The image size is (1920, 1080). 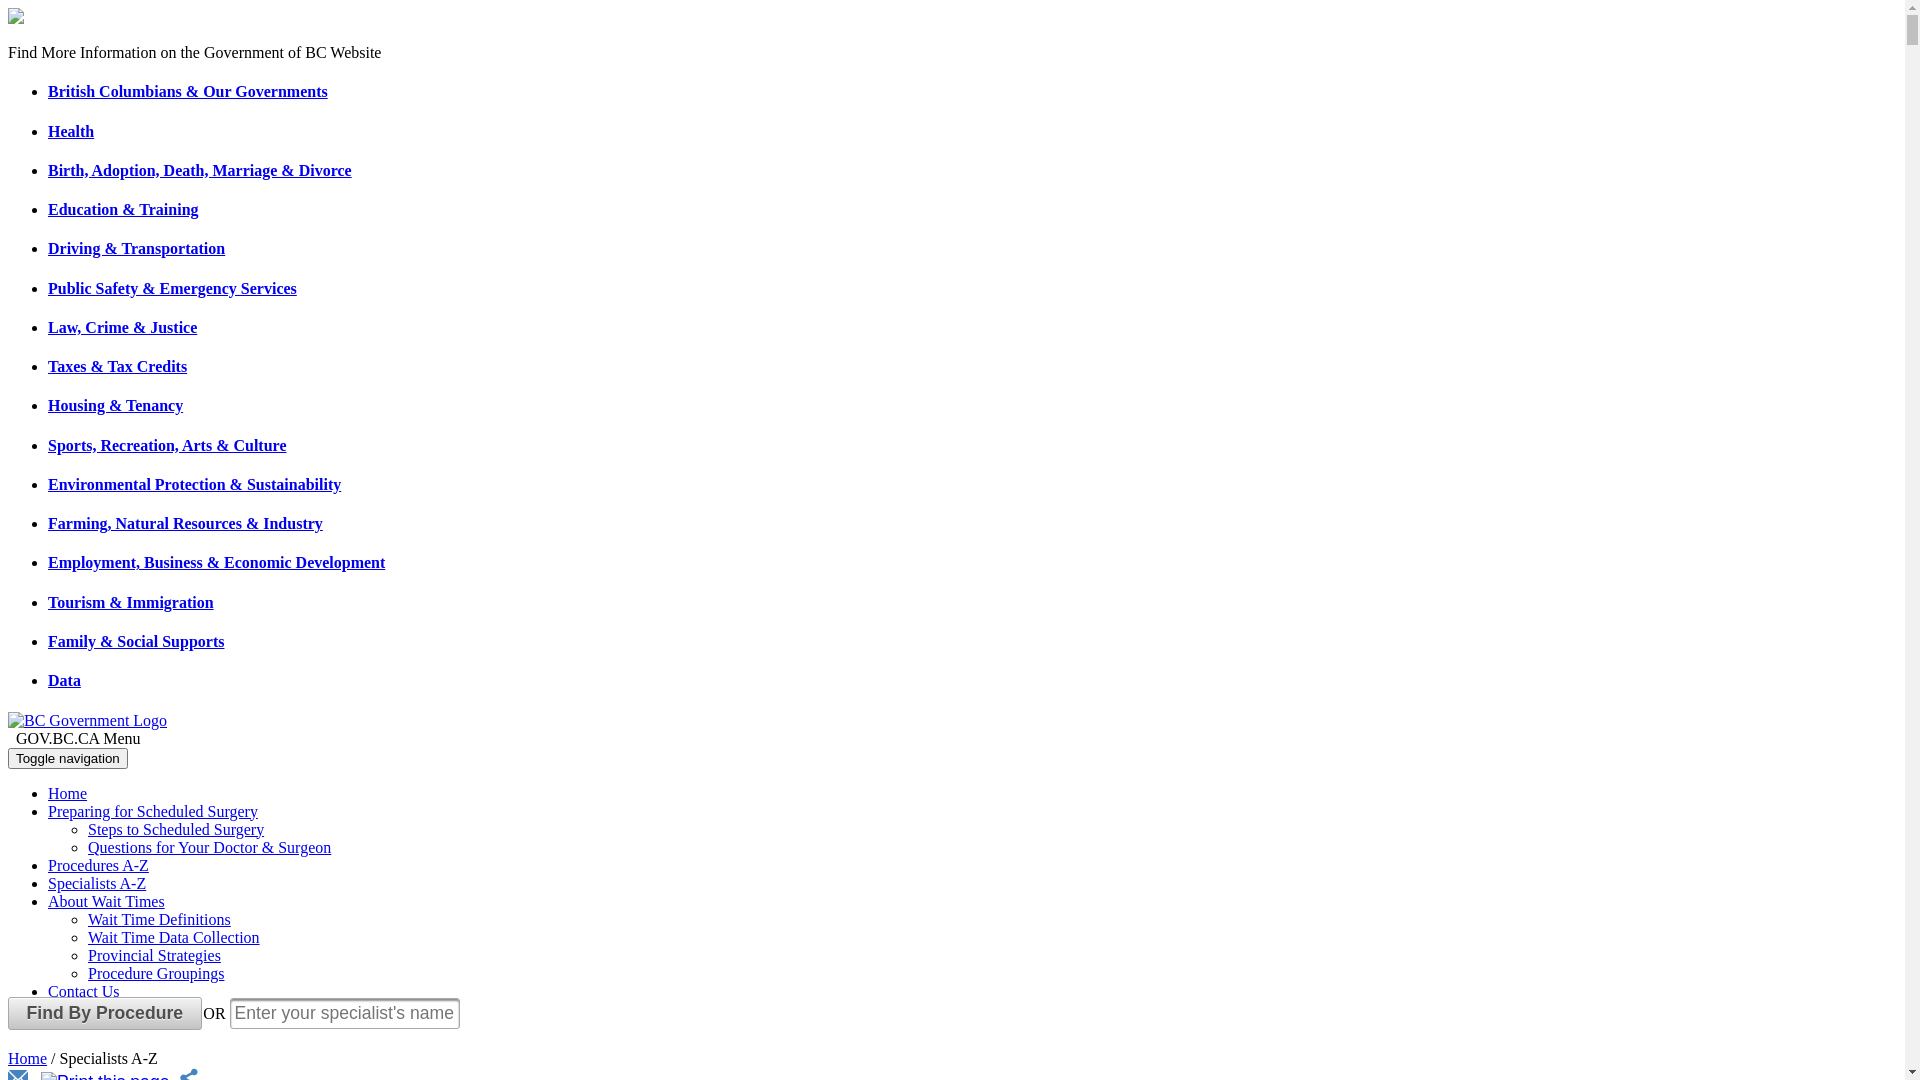 I want to click on 'About Wait Times', so click(x=48, y=901).